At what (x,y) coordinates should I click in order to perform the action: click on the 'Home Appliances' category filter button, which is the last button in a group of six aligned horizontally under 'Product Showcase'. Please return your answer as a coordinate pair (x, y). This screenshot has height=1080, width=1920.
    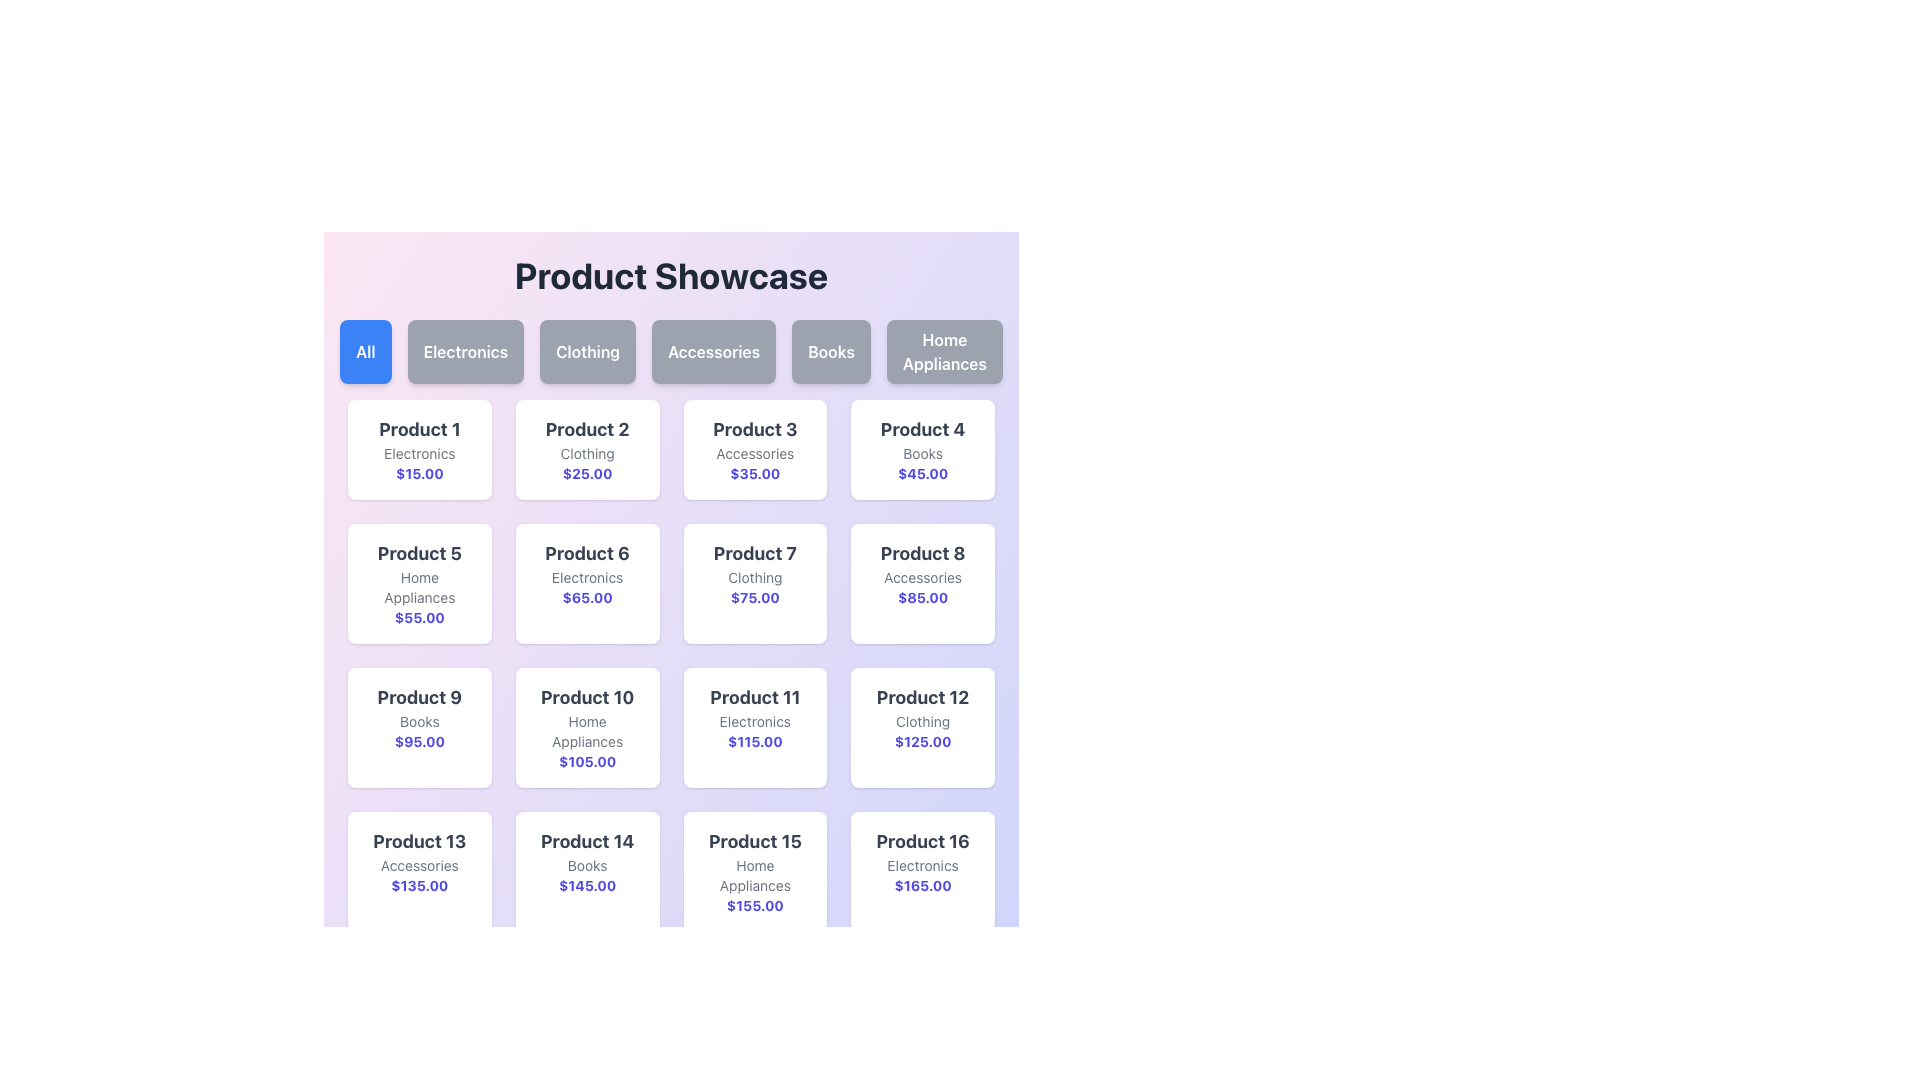
    Looking at the image, I should click on (943, 350).